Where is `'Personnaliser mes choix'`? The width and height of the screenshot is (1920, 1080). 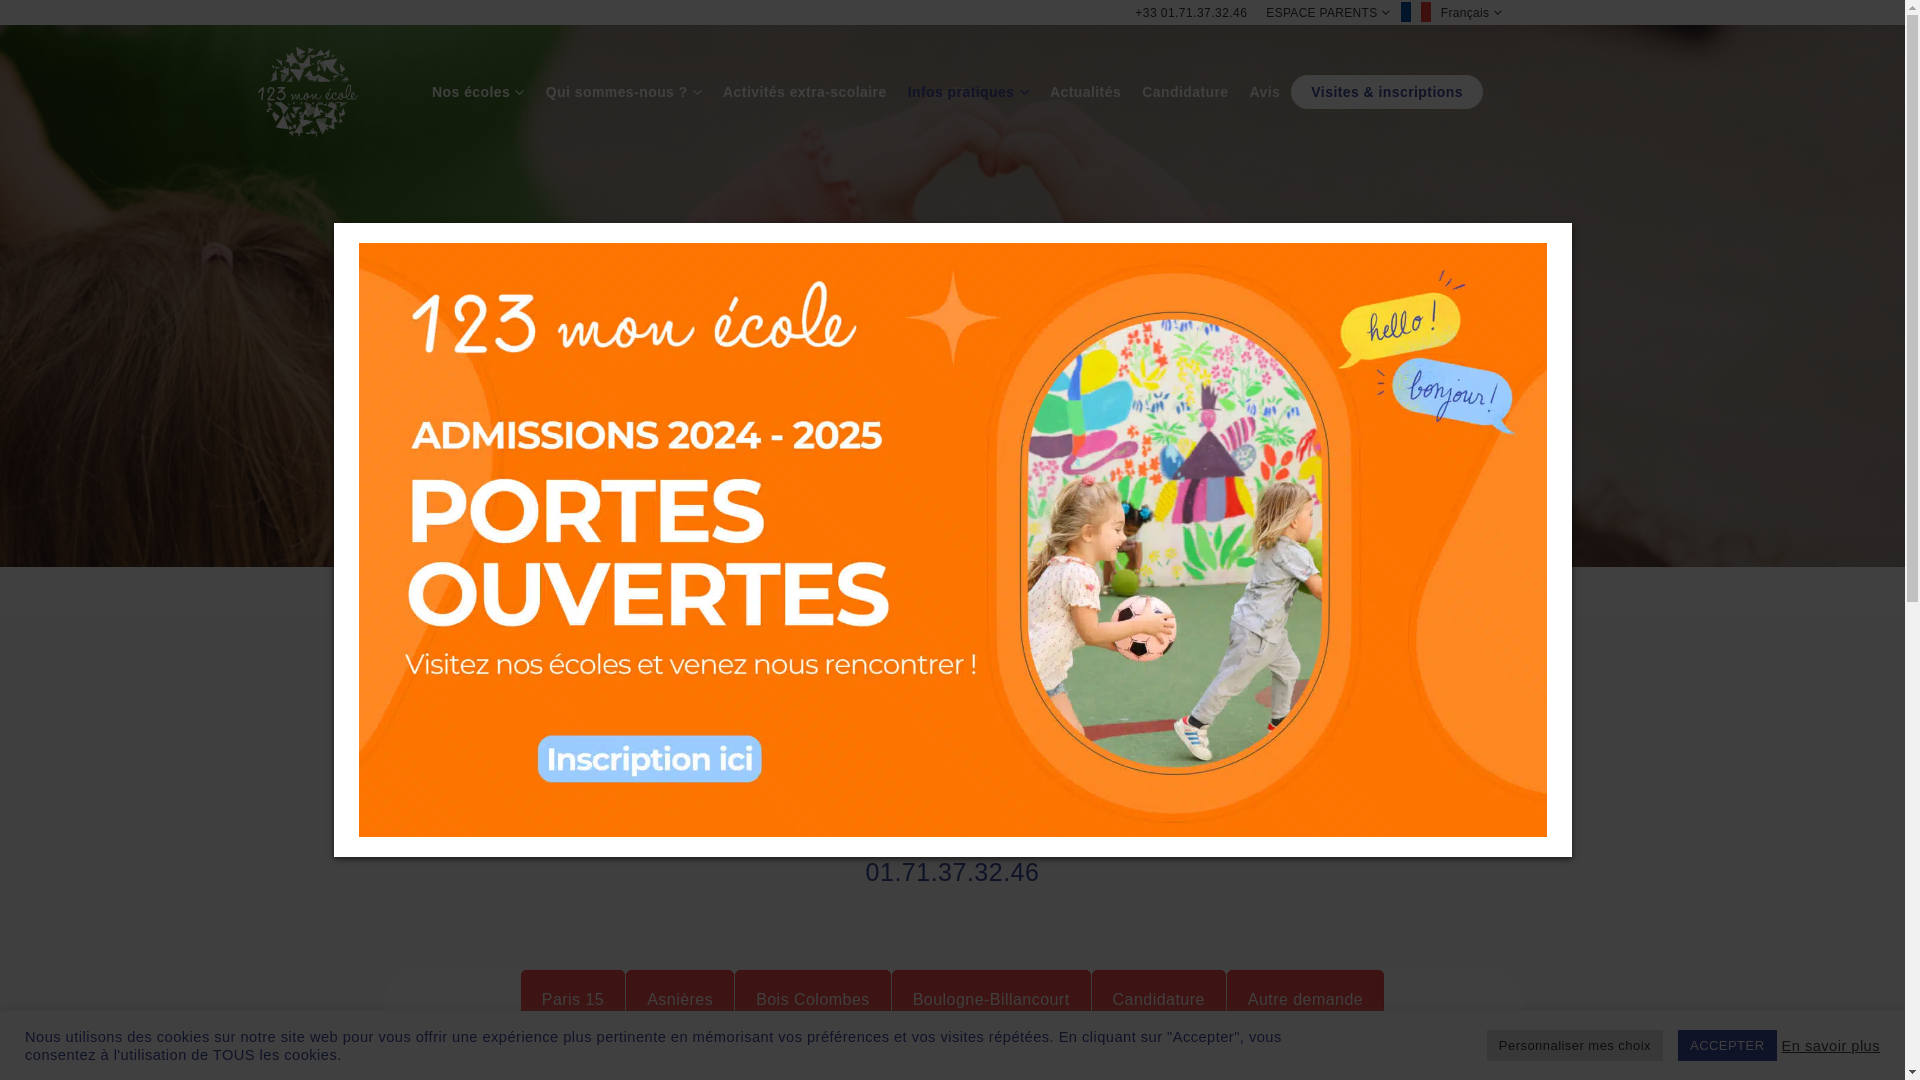
'Personnaliser mes choix' is located at coordinates (1573, 1044).